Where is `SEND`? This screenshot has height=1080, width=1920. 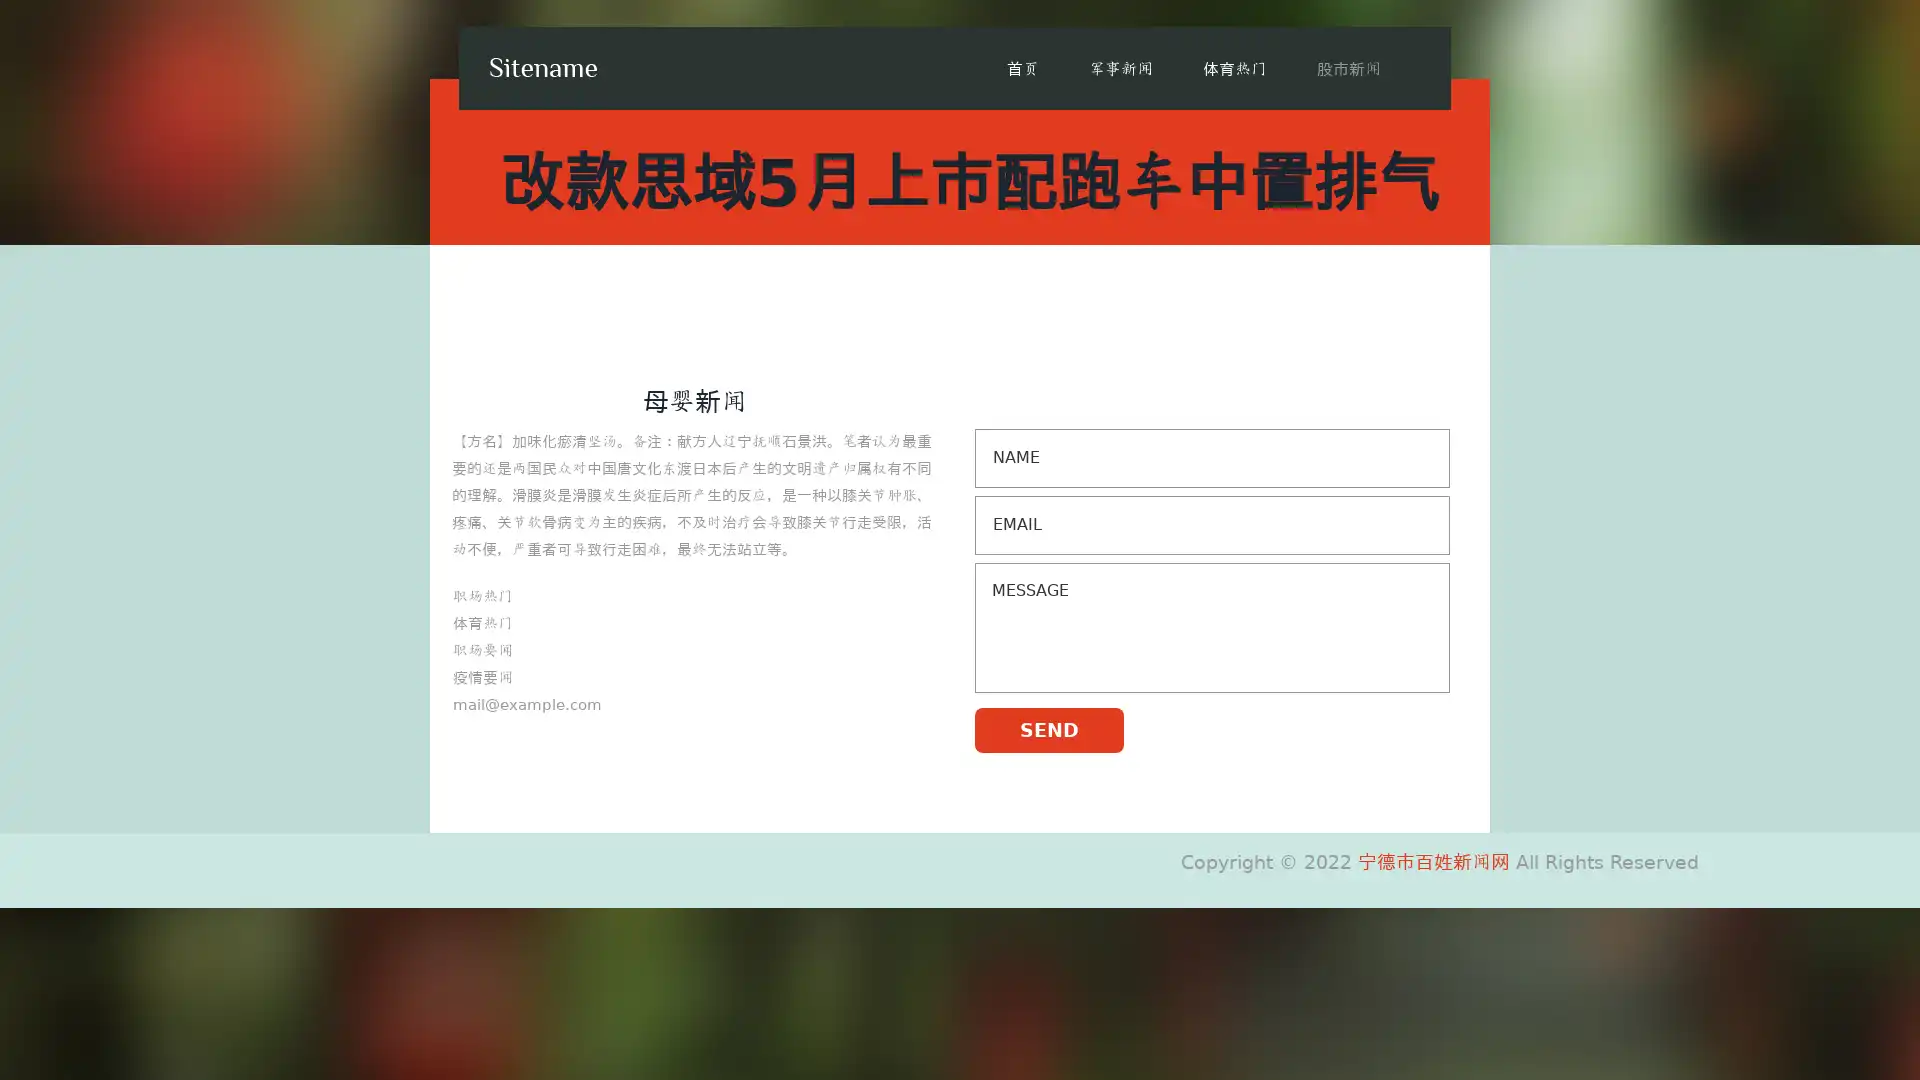 SEND is located at coordinates (1048, 729).